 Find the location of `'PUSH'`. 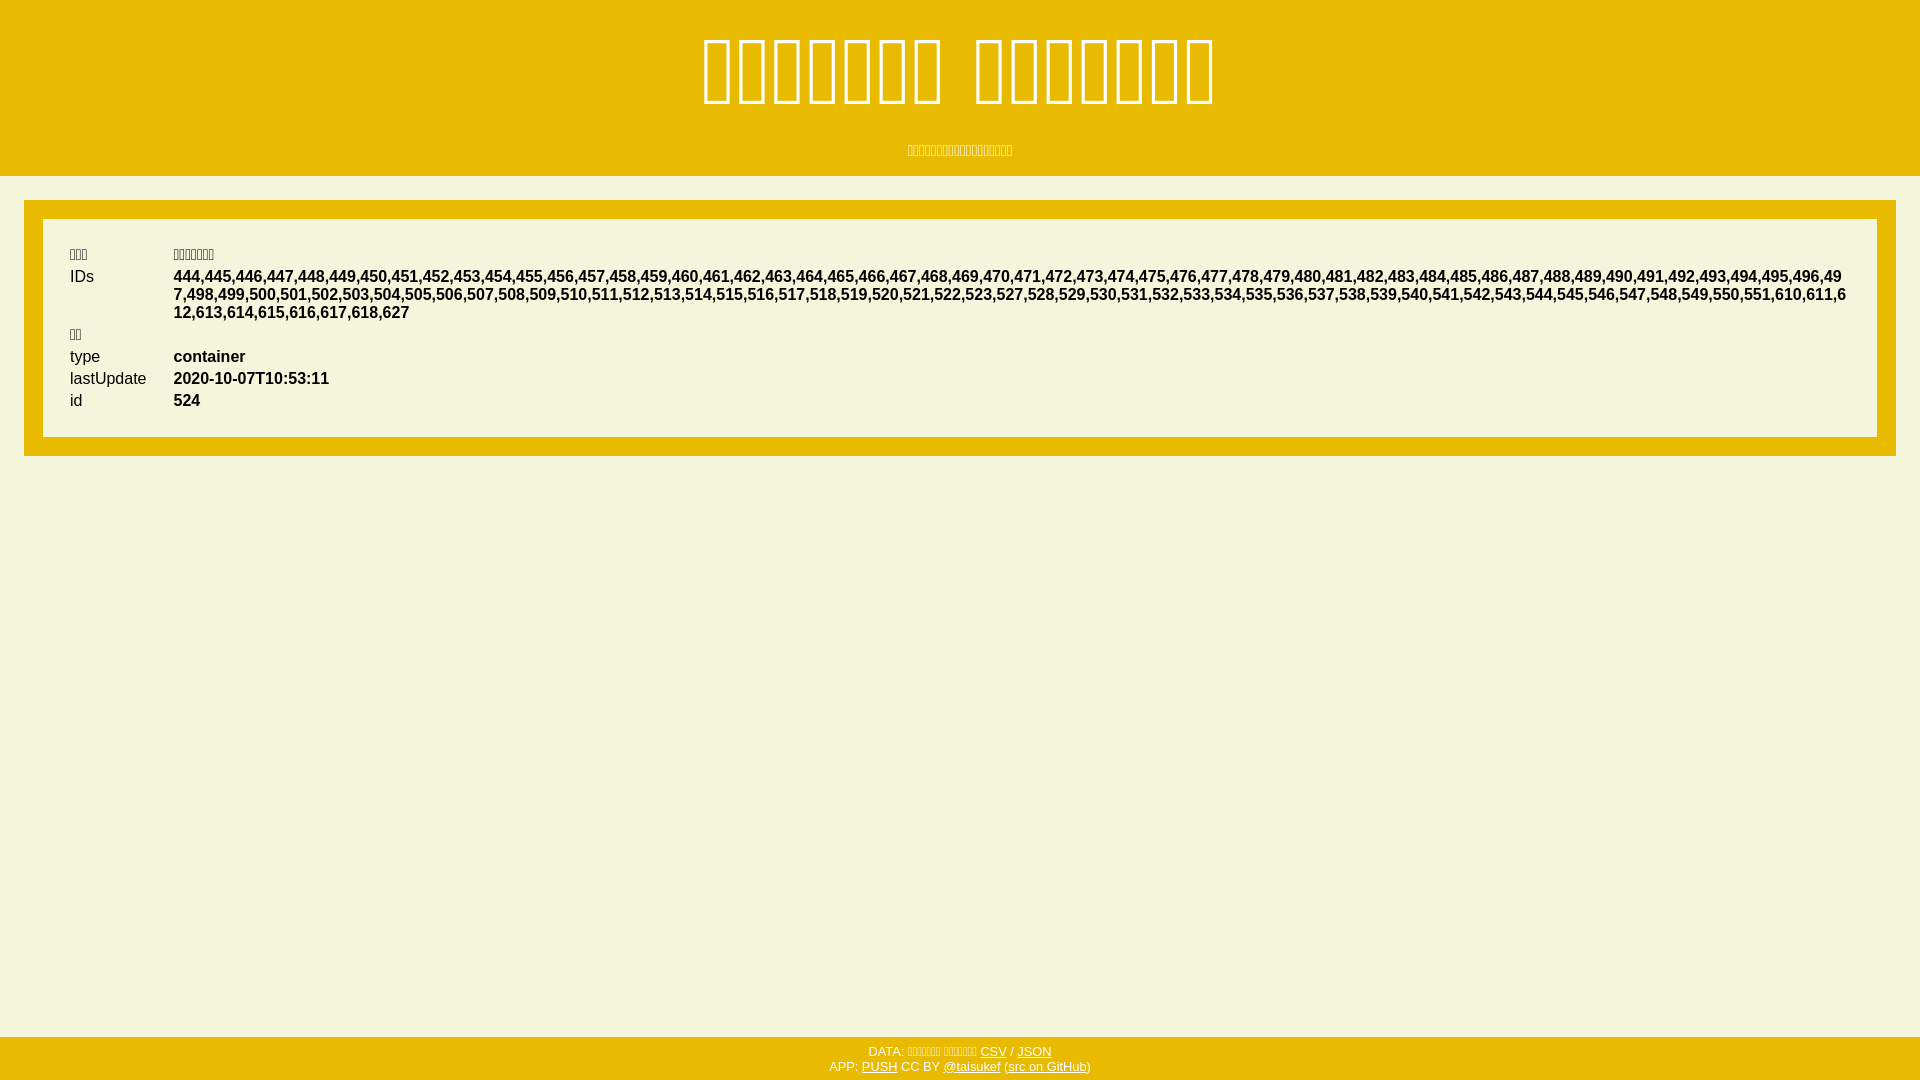

'PUSH' is located at coordinates (879, 1065).